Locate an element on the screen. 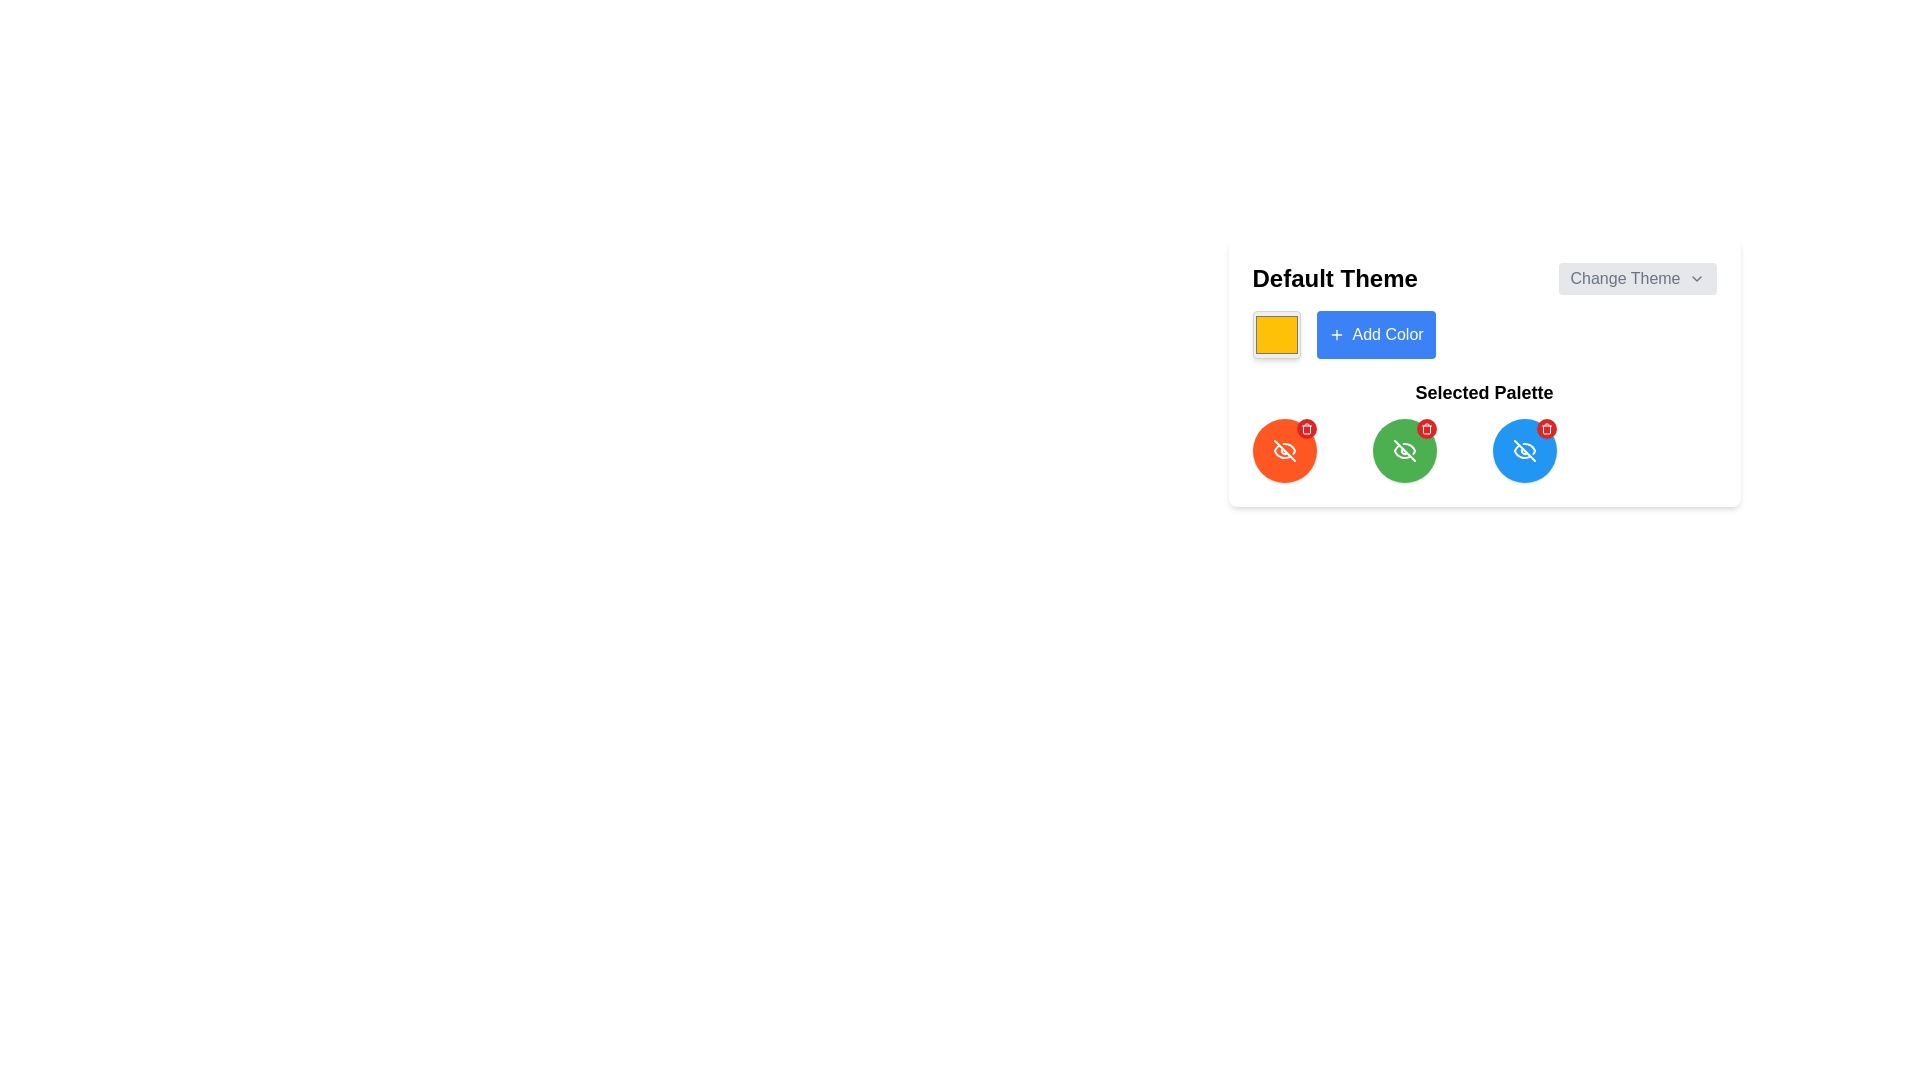 The height and width of the screenshot is (1080, 1920). the visibility toggle icon located in the middle circular button of the 'Selected Palette' group, which has a red background is located at coordinates (1284, 451).